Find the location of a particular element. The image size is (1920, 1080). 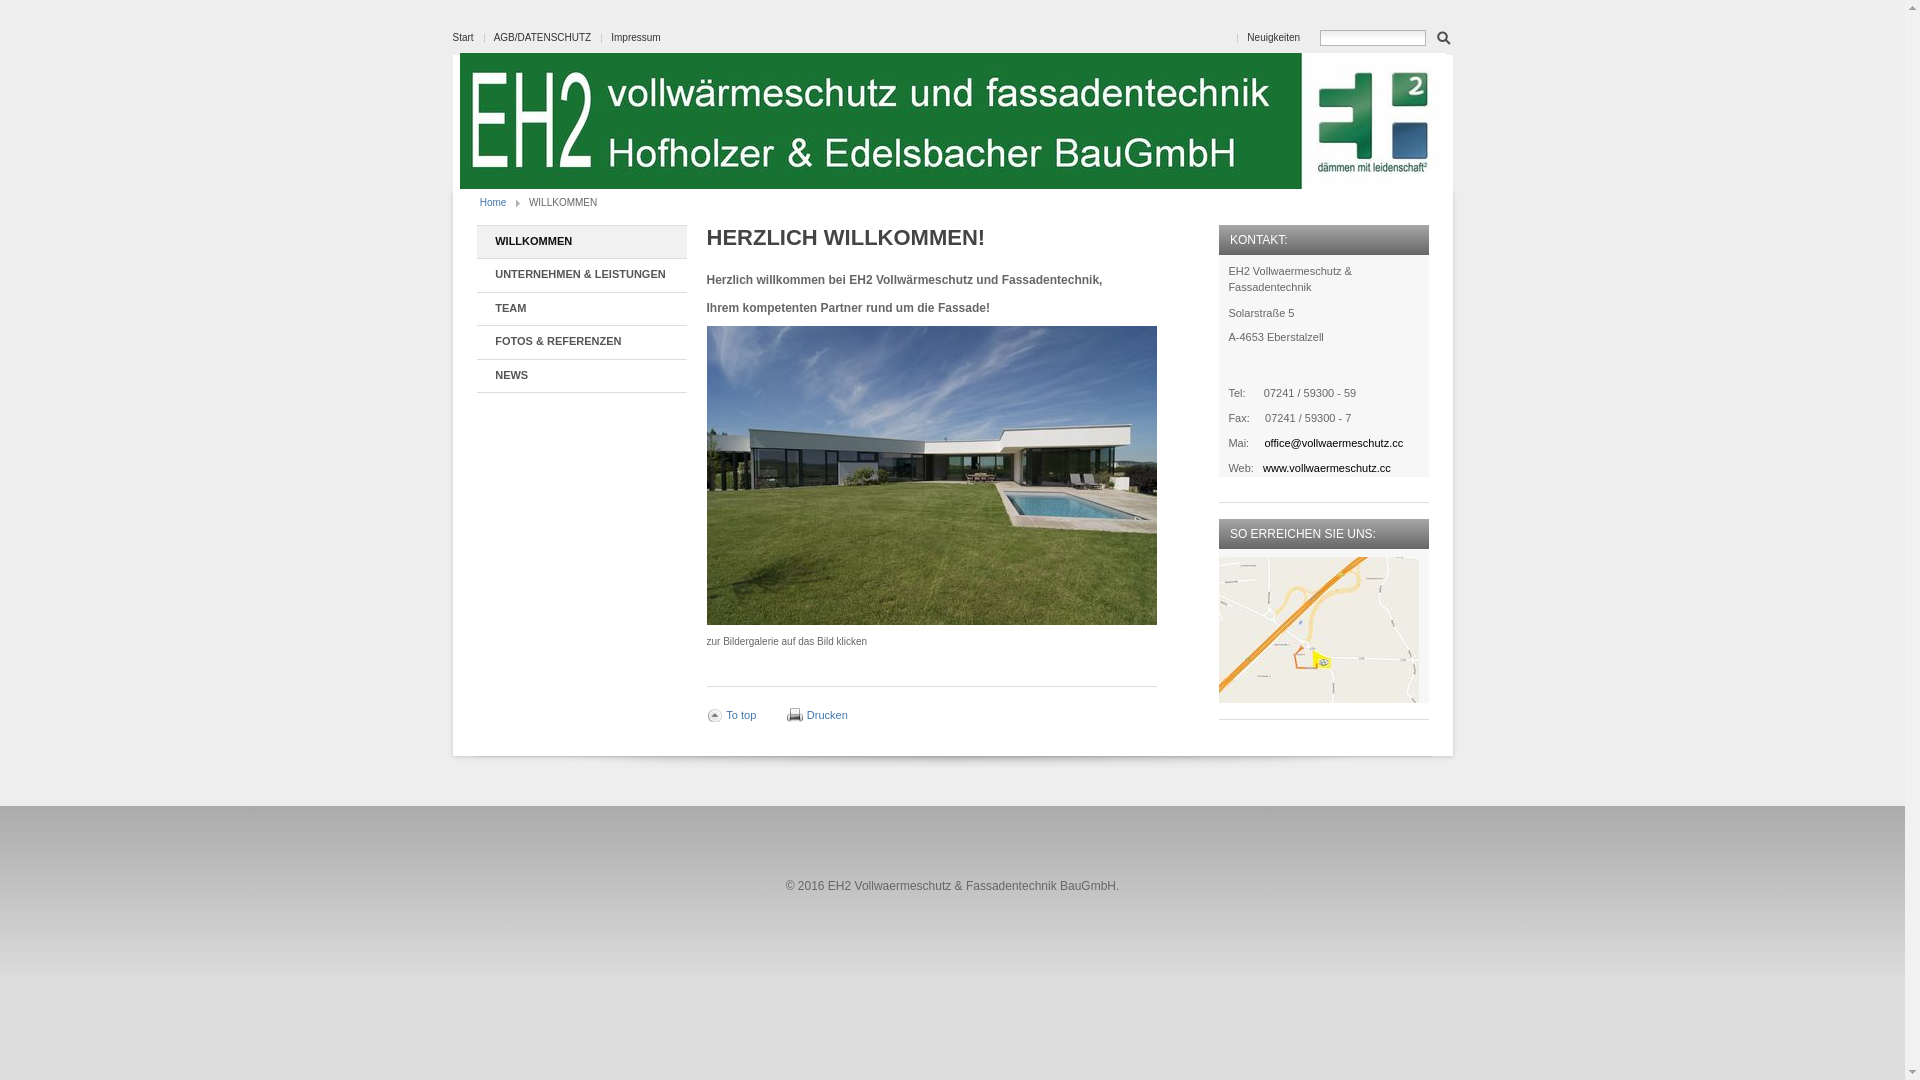

'AGB/DATENSCHUTZ' is located at coordinates (494, 37).